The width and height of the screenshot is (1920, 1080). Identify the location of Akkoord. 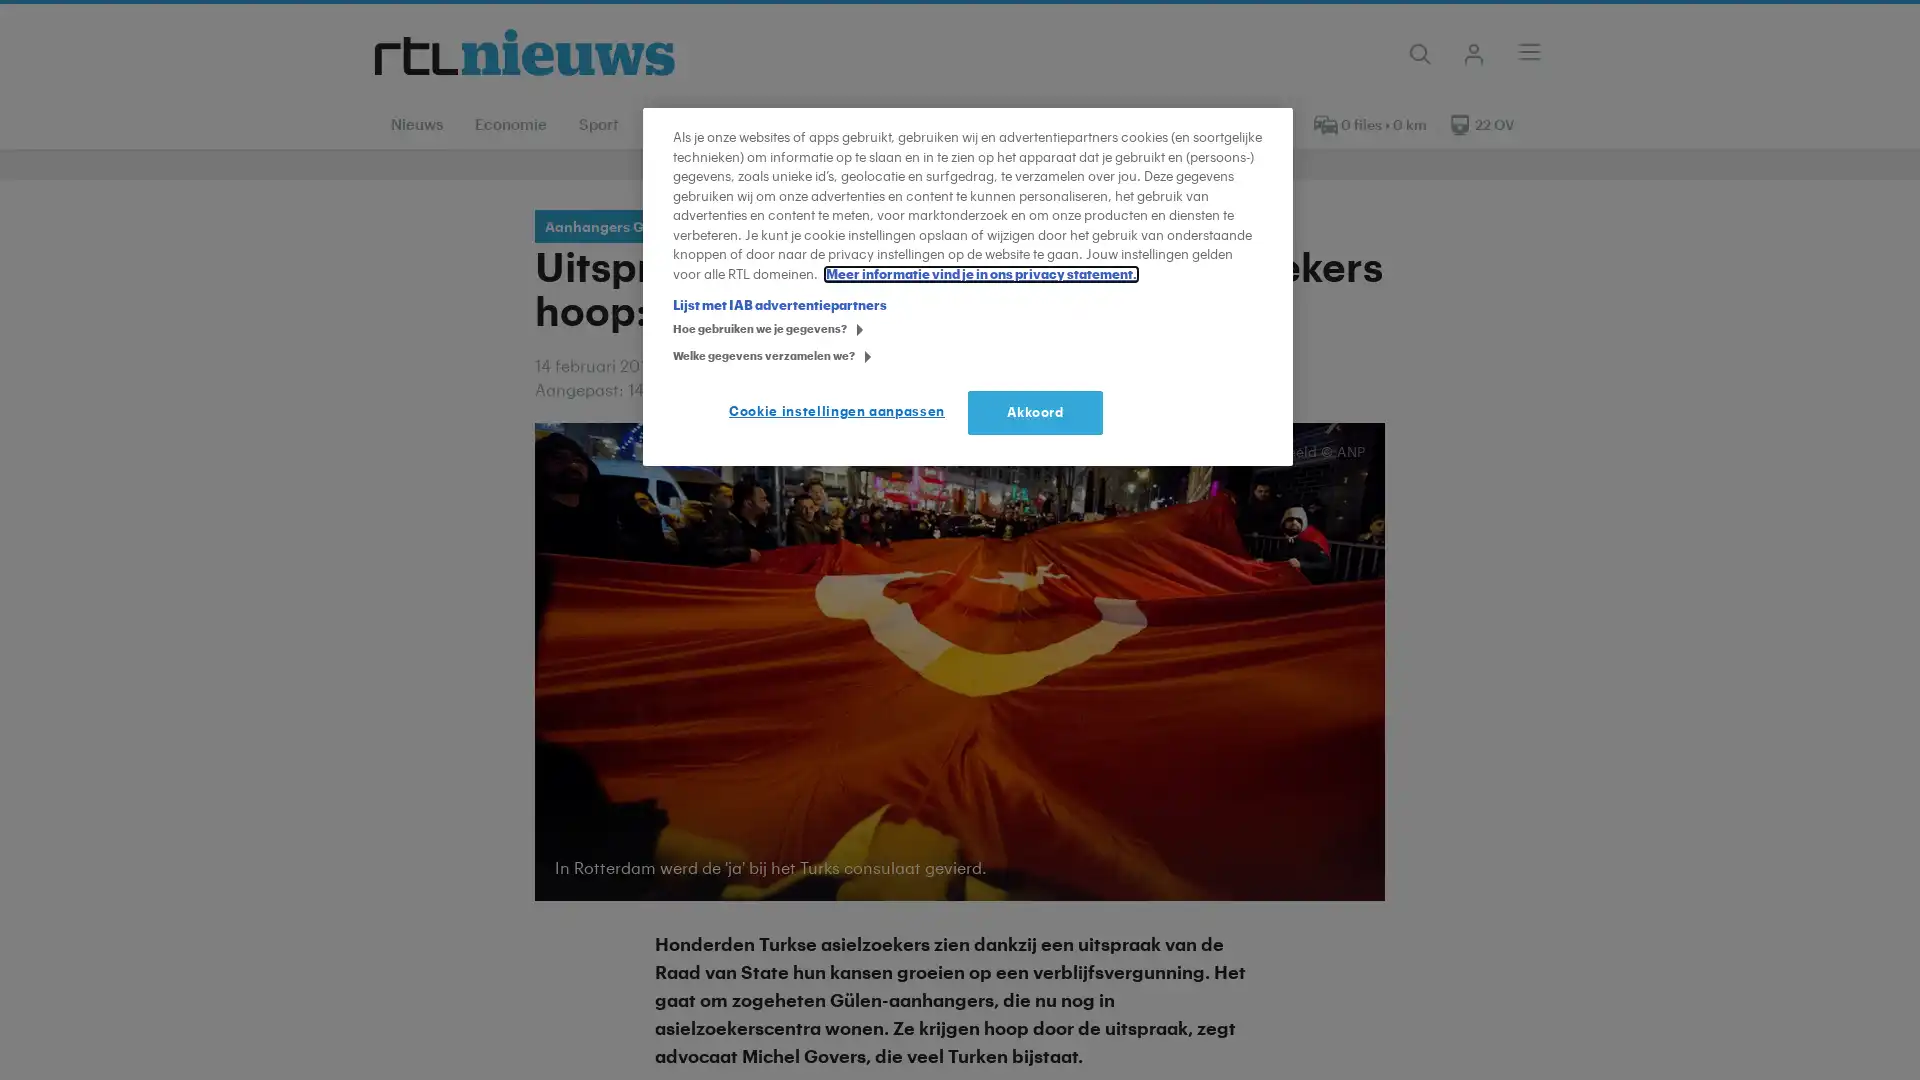
(1035, 411).